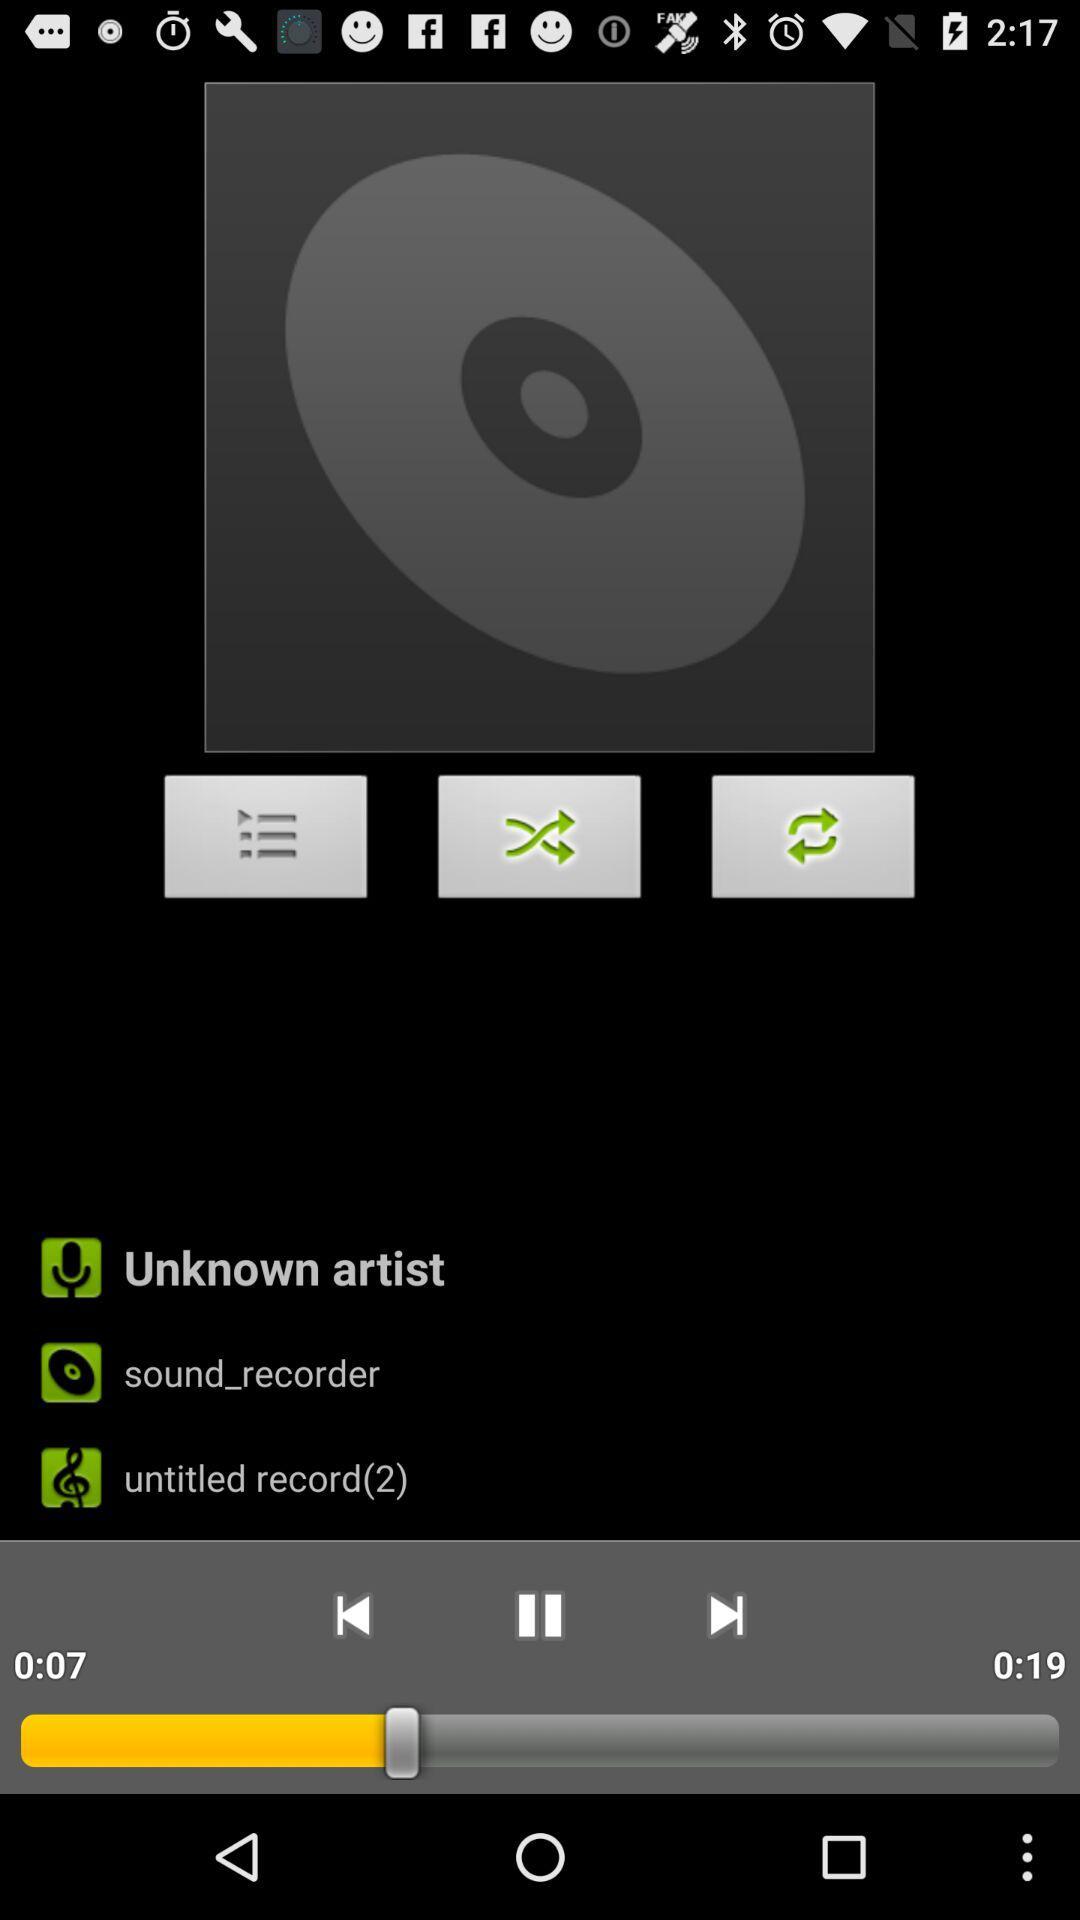 Image resolution: width=1080 pixels, height=1920 pixels. I want to click on the skip_next icon, so click(726, 1727).